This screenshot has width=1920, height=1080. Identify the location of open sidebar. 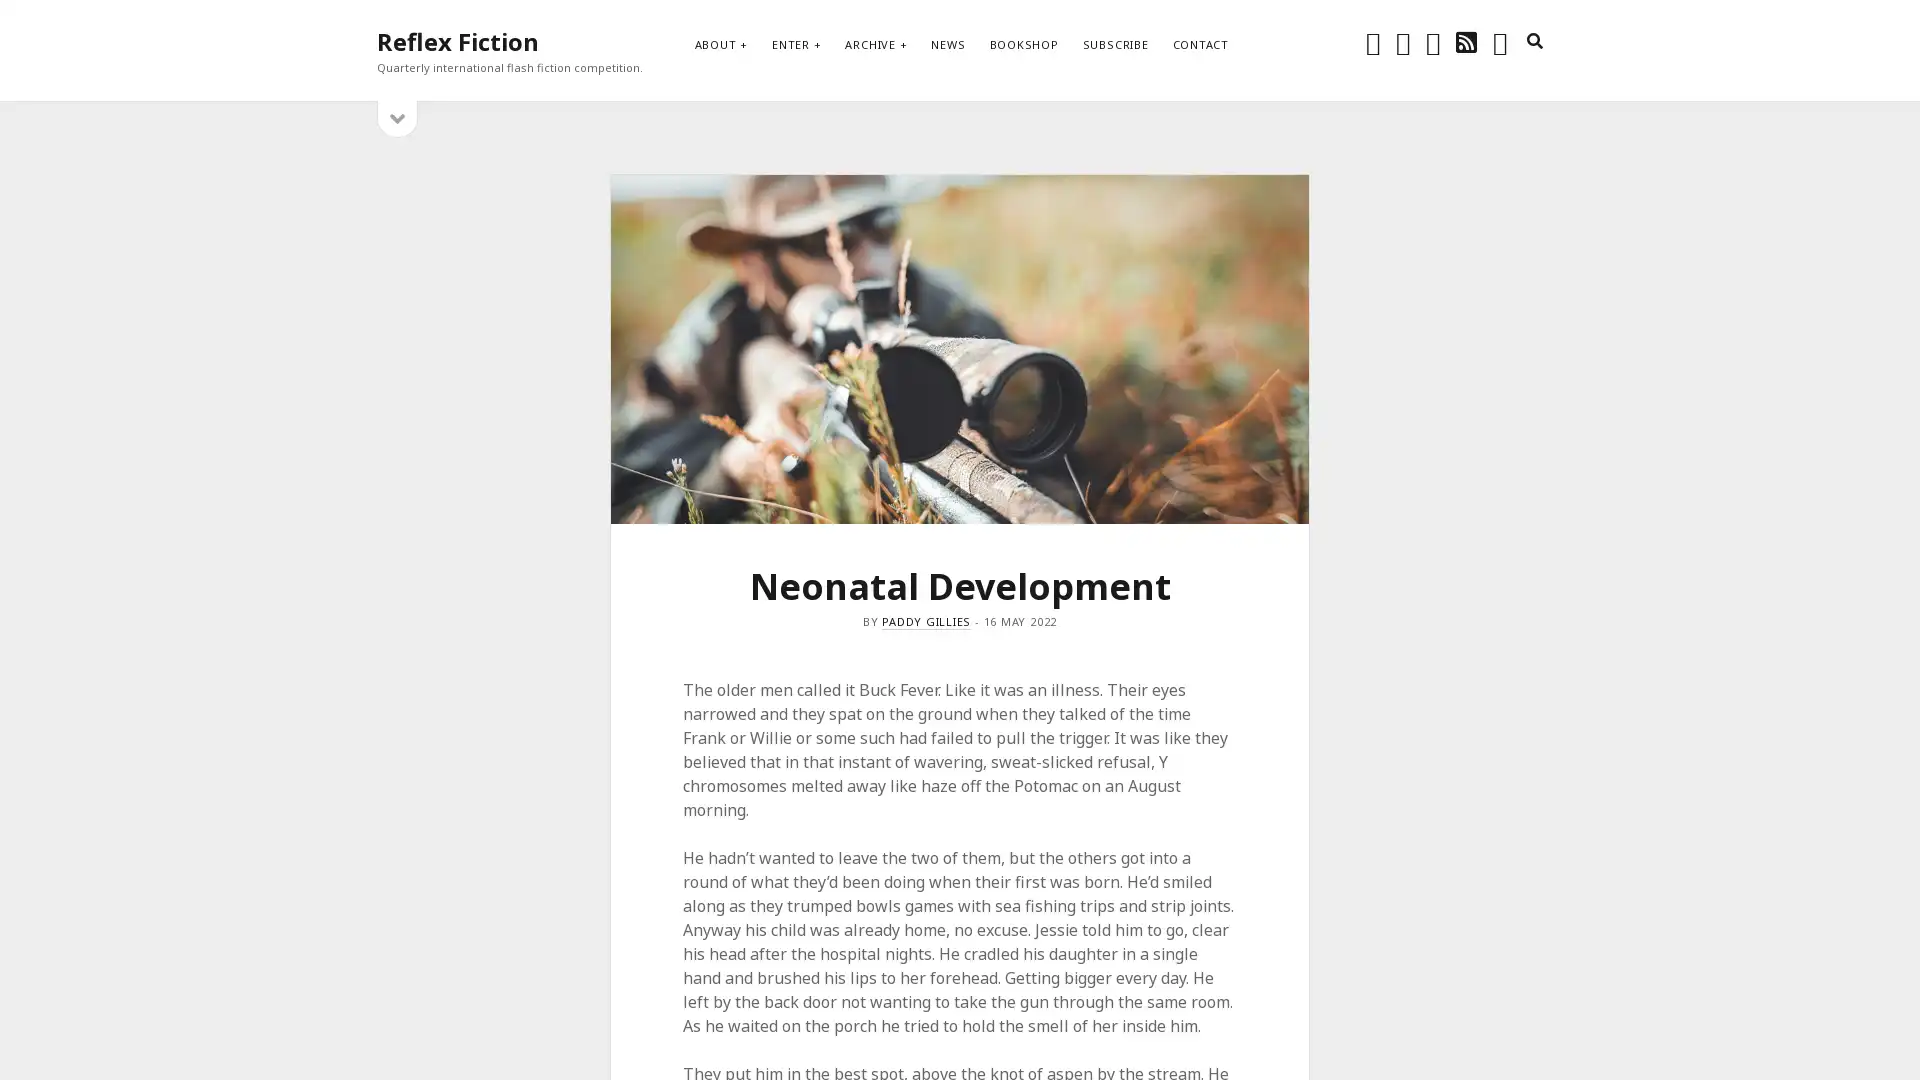
(396, 119).